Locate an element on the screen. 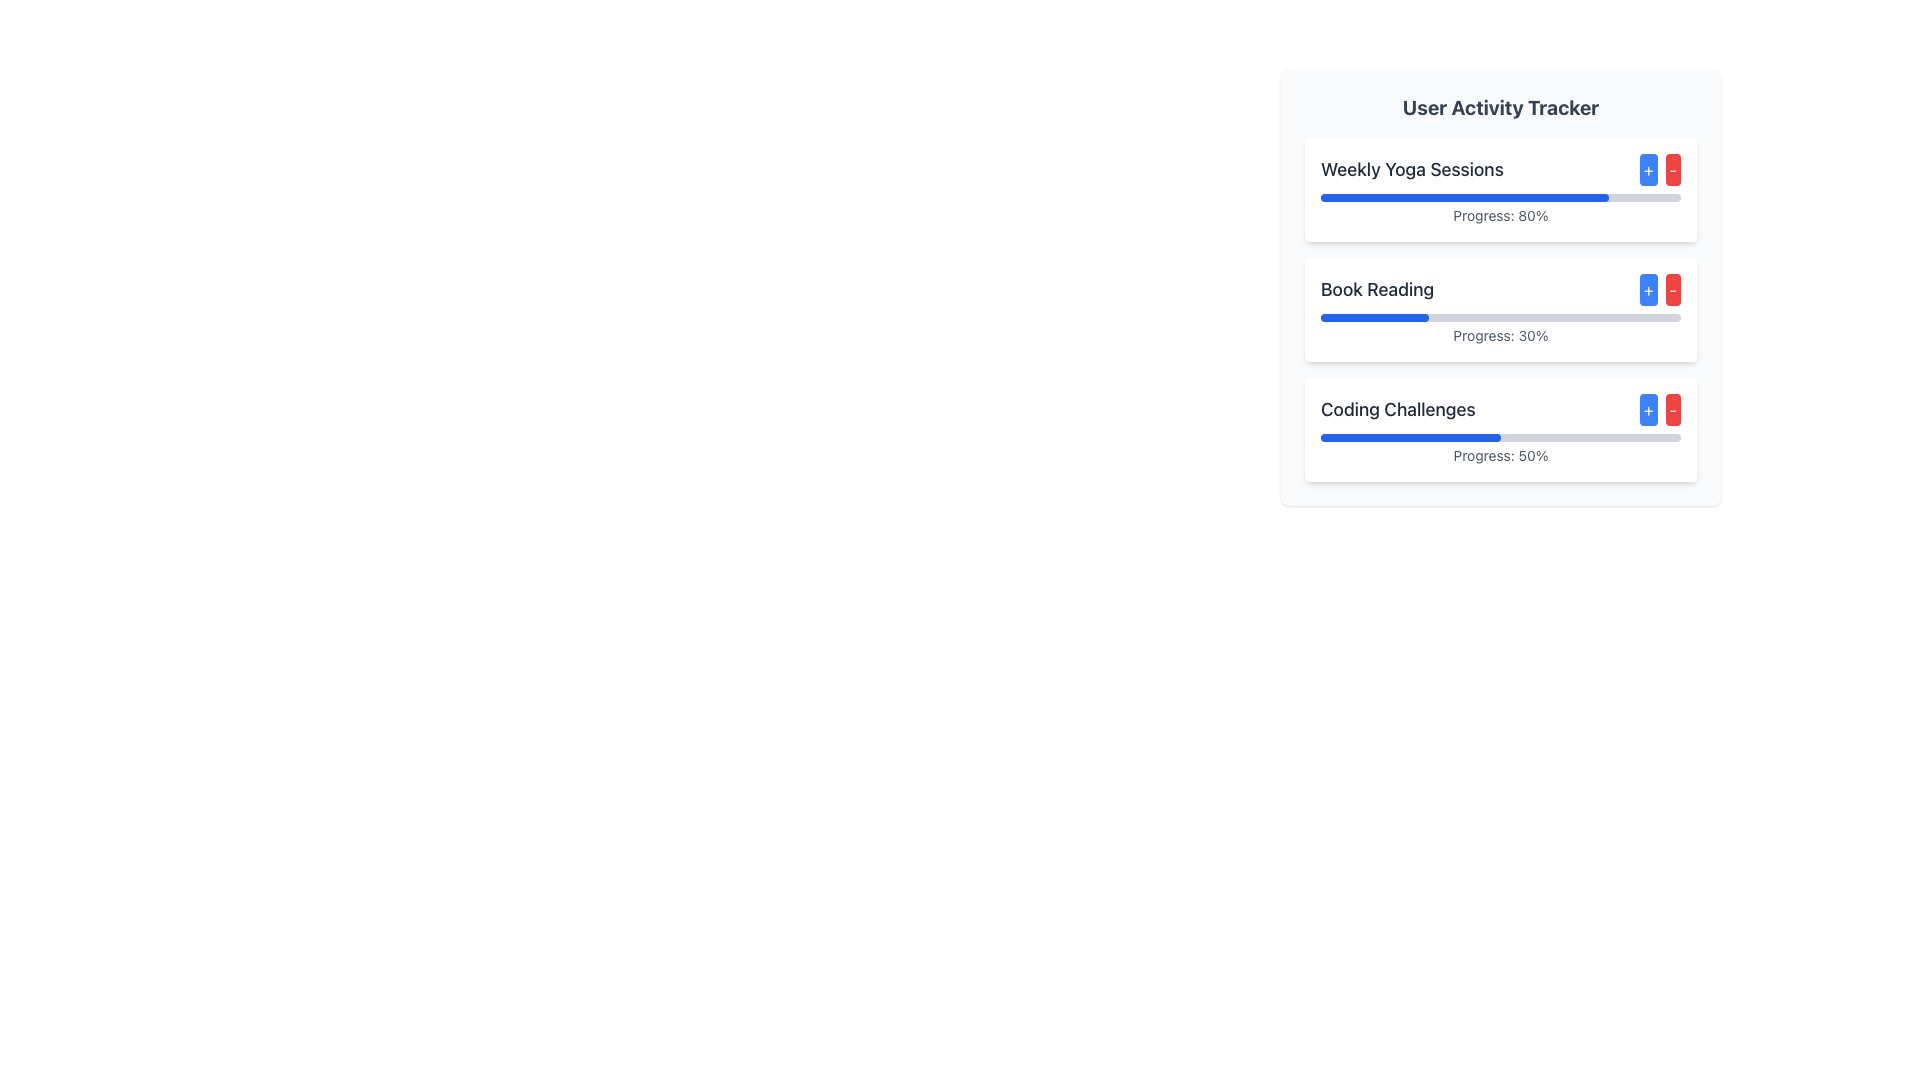  the rightmost button in the 'Book Reading' section of the 'User Activity Tracker' widget to reduce the associated value is located at coordinates (1673, 289).